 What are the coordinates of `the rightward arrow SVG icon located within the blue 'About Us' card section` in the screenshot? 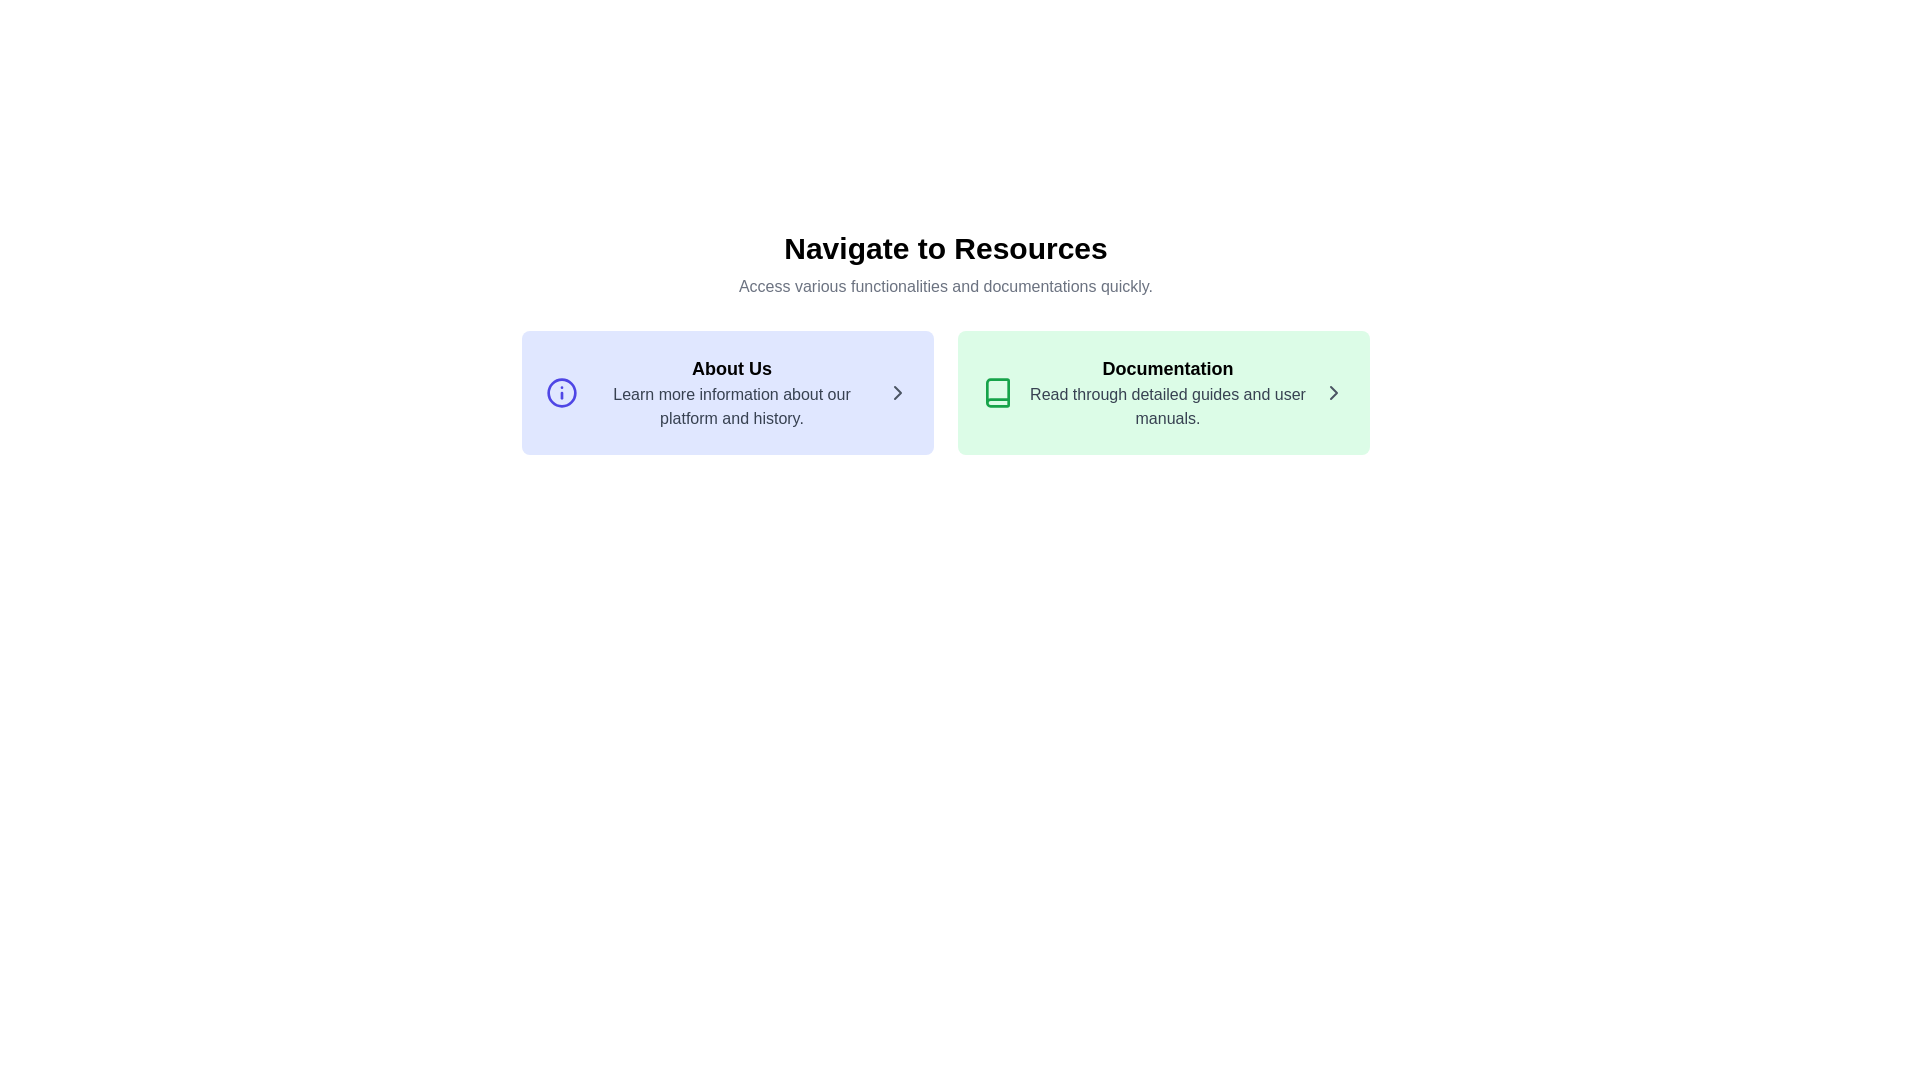 It's located at (896, 393).